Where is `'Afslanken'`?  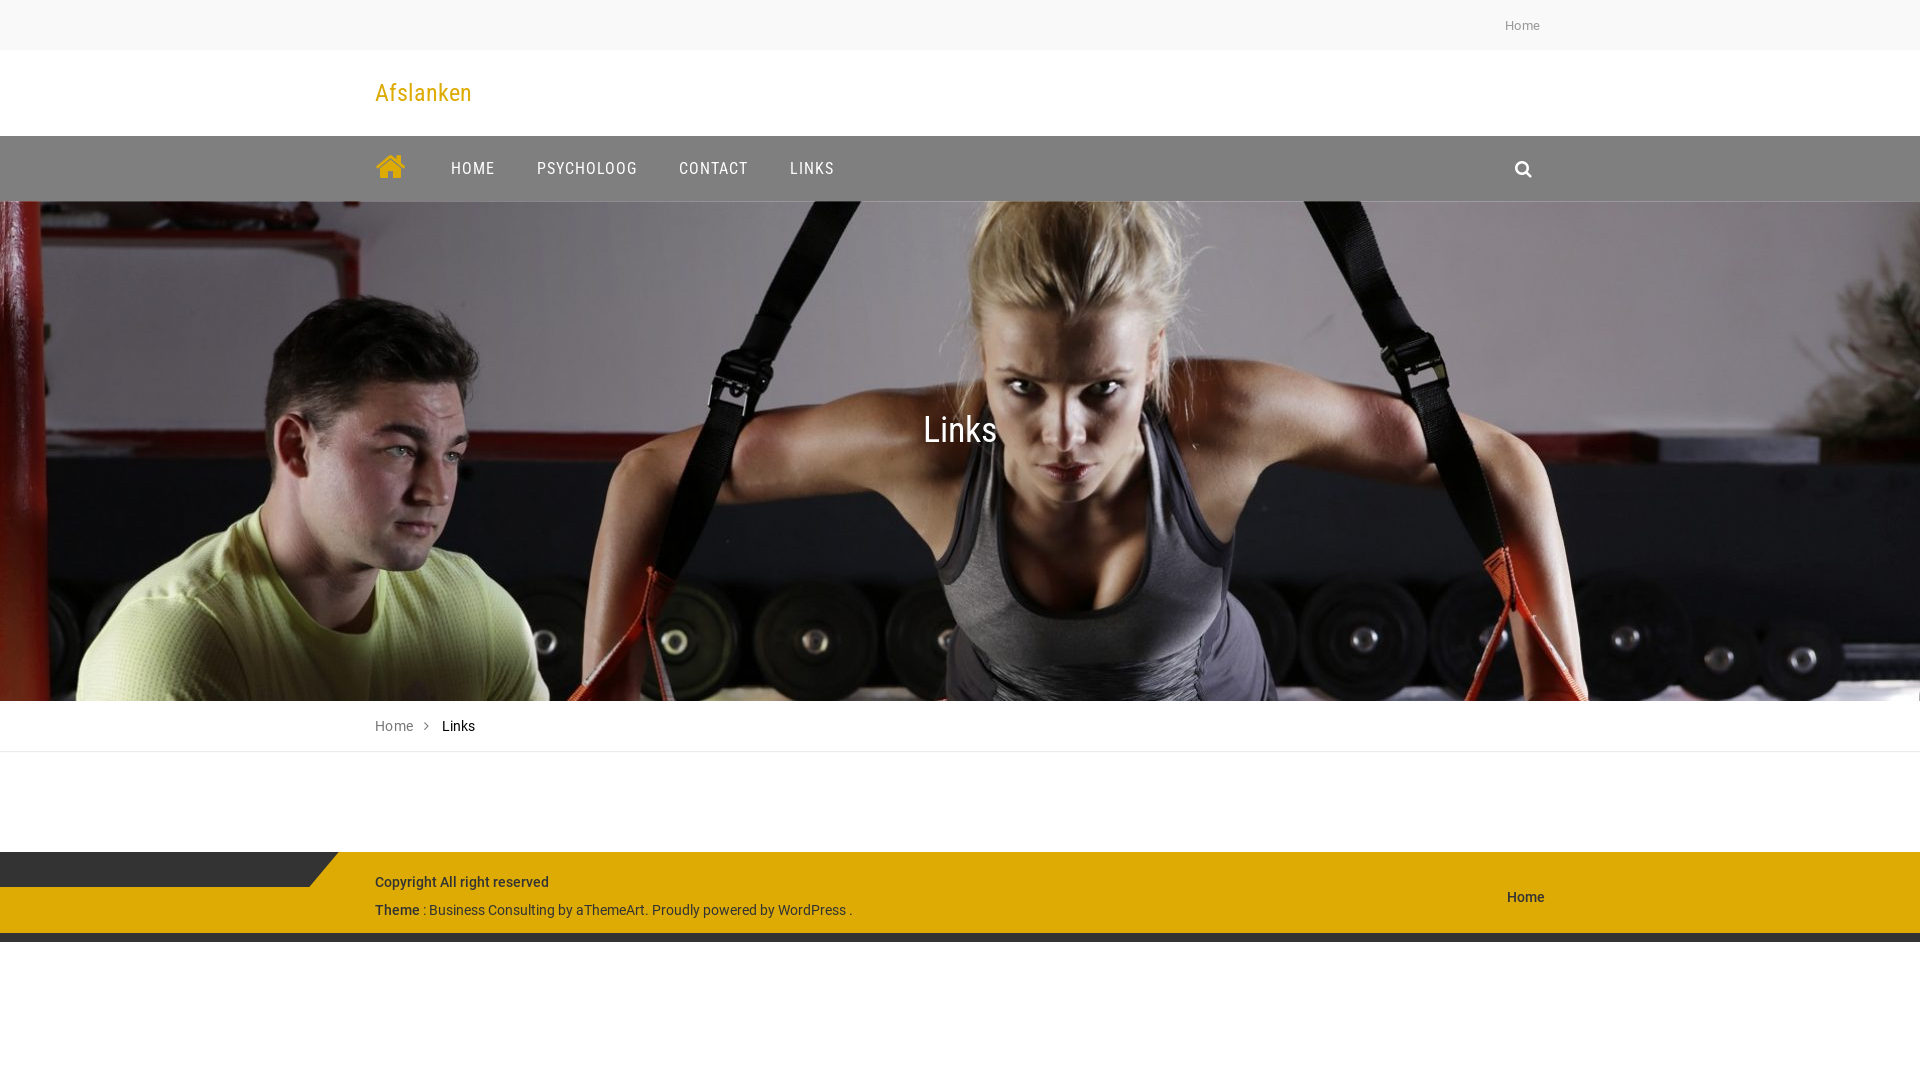
'Afslanken' is located at coordinates (374, 92).